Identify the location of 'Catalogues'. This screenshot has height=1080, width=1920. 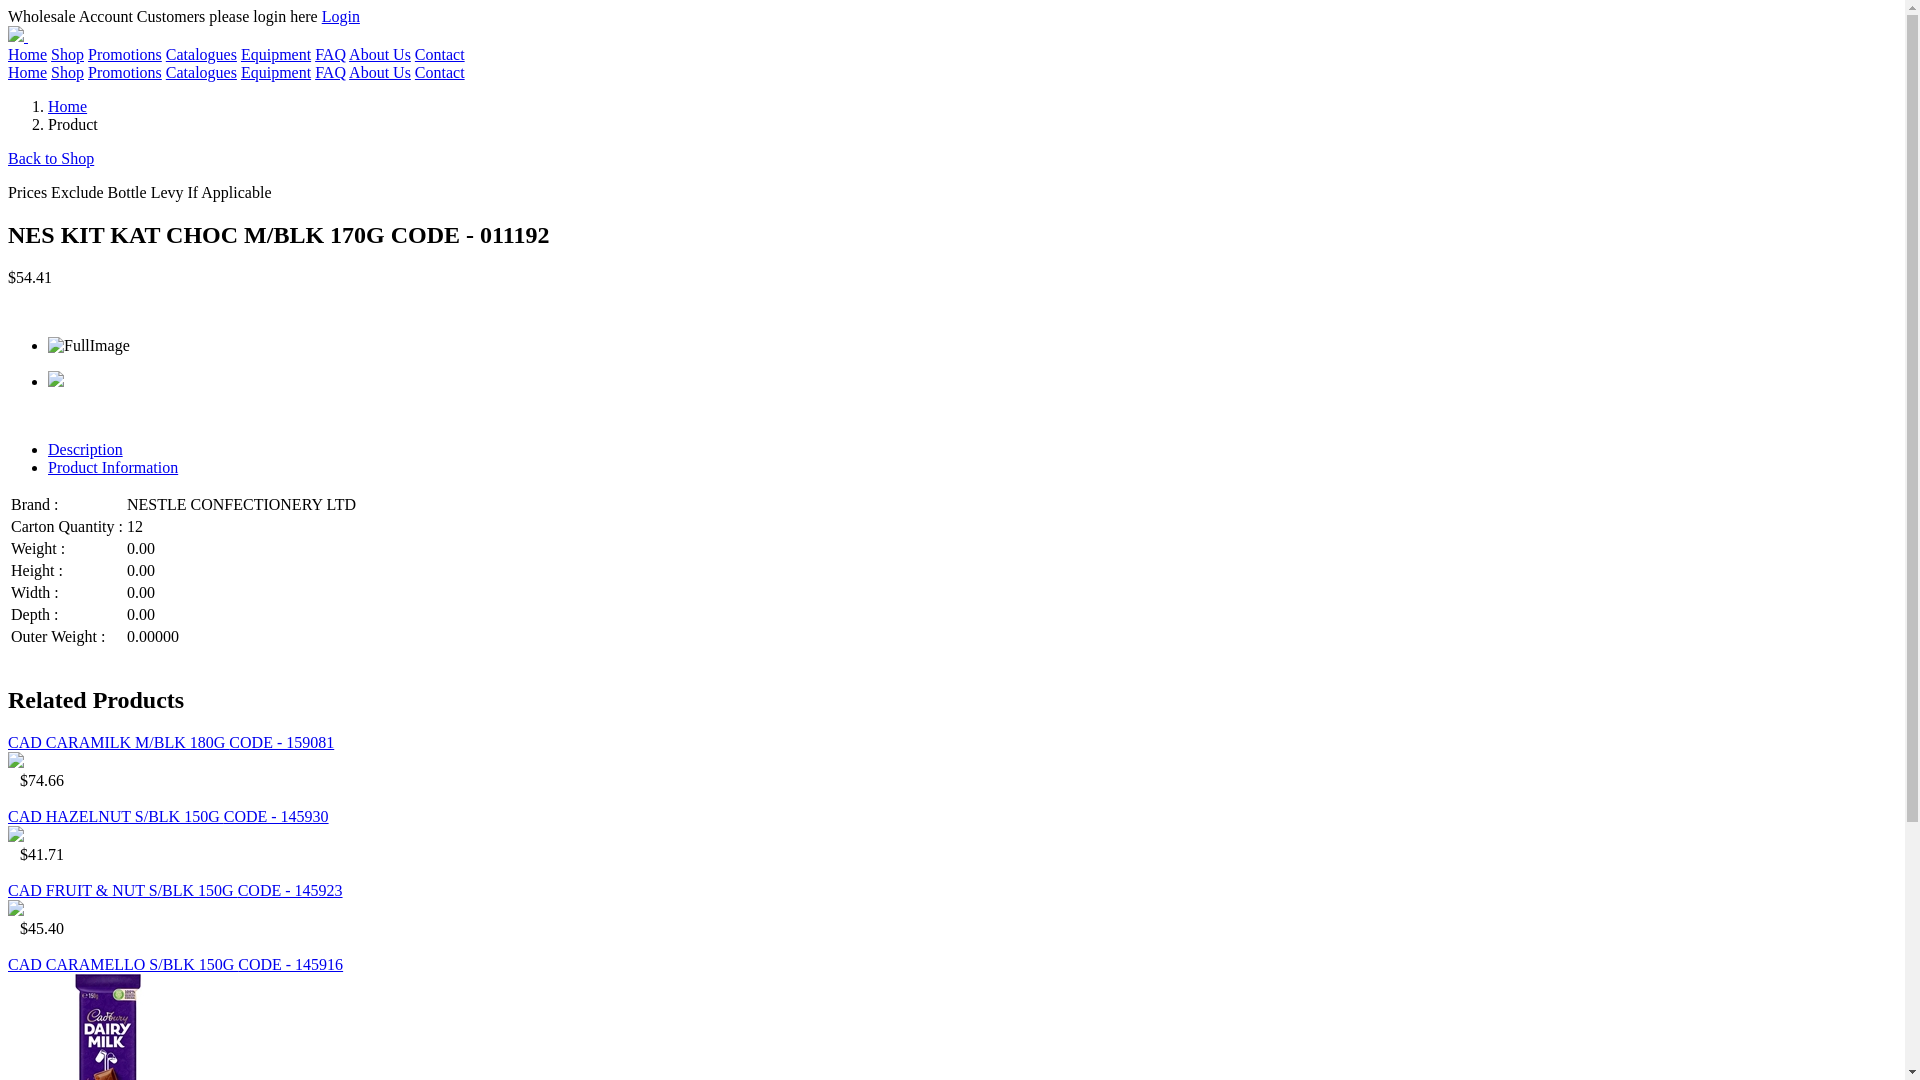
(201, 71).